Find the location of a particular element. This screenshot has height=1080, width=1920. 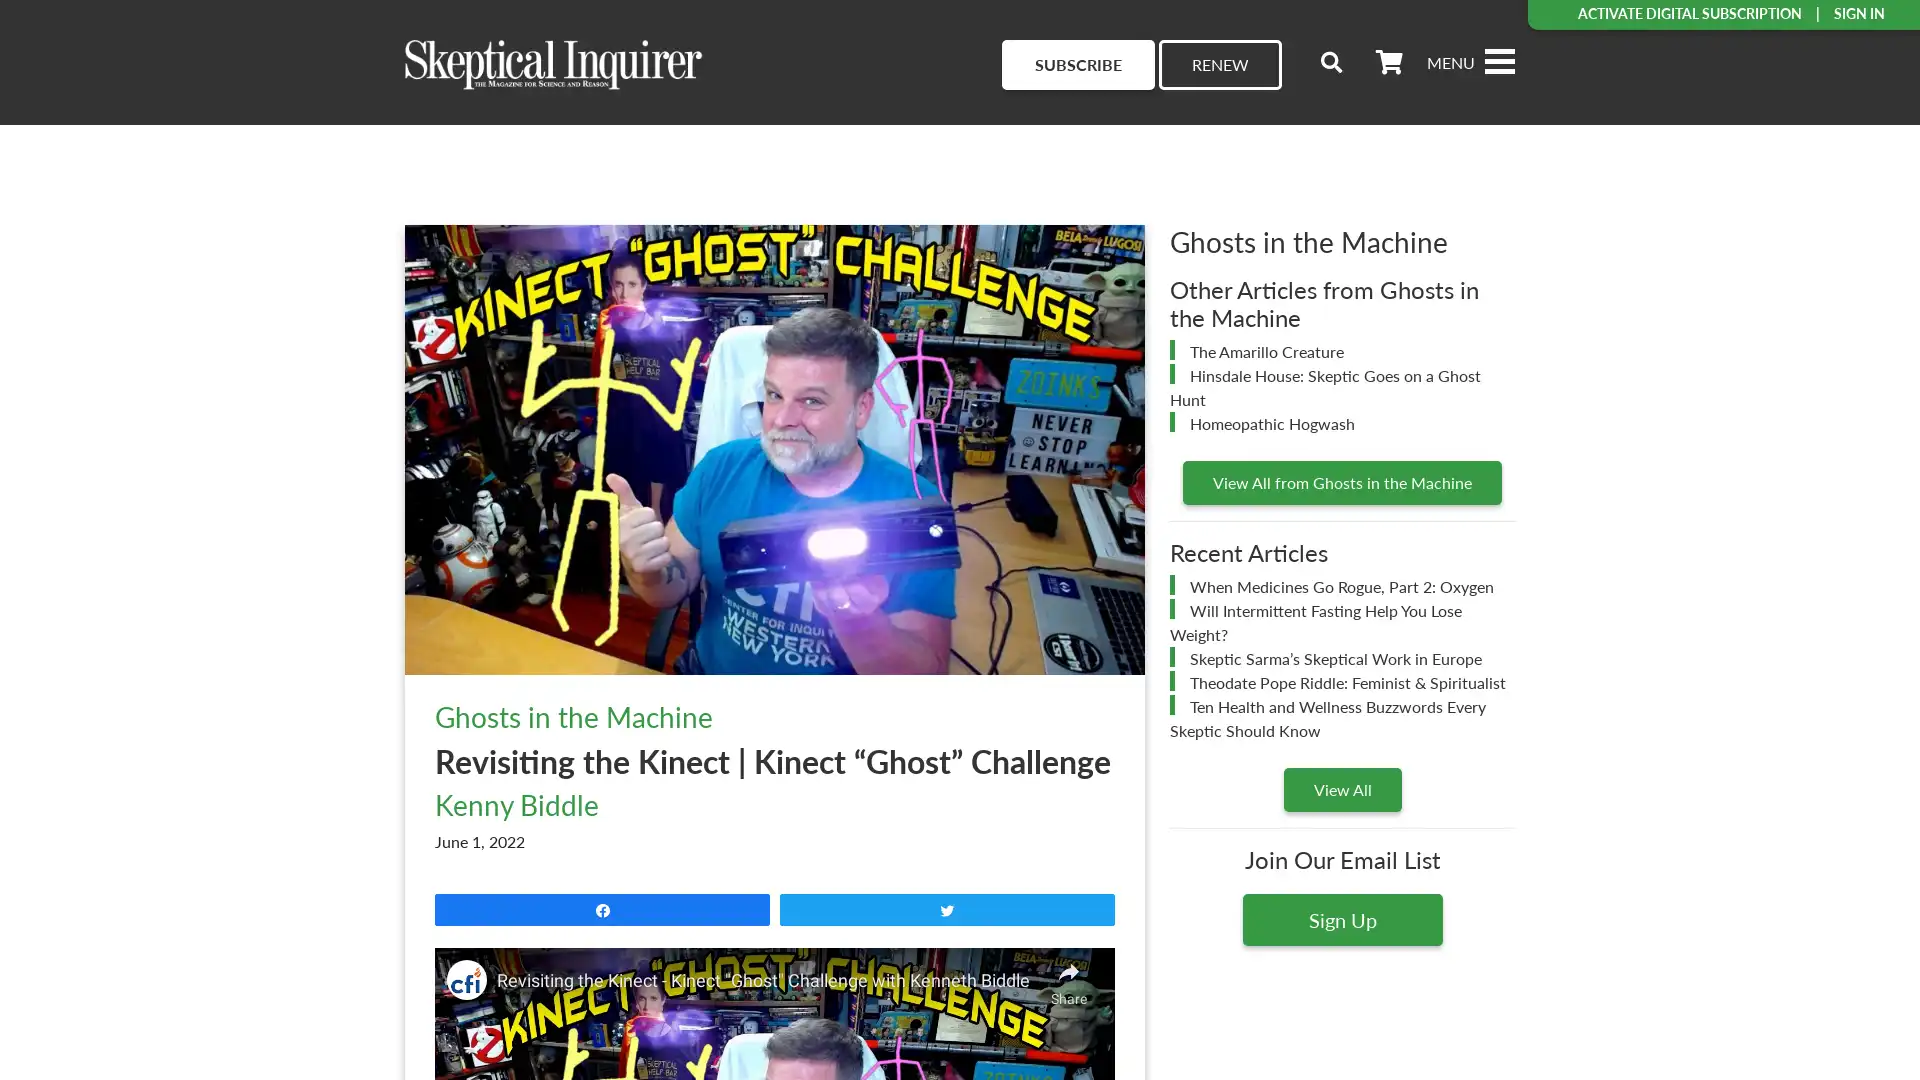

View All is located at coordinates (1342, 788).